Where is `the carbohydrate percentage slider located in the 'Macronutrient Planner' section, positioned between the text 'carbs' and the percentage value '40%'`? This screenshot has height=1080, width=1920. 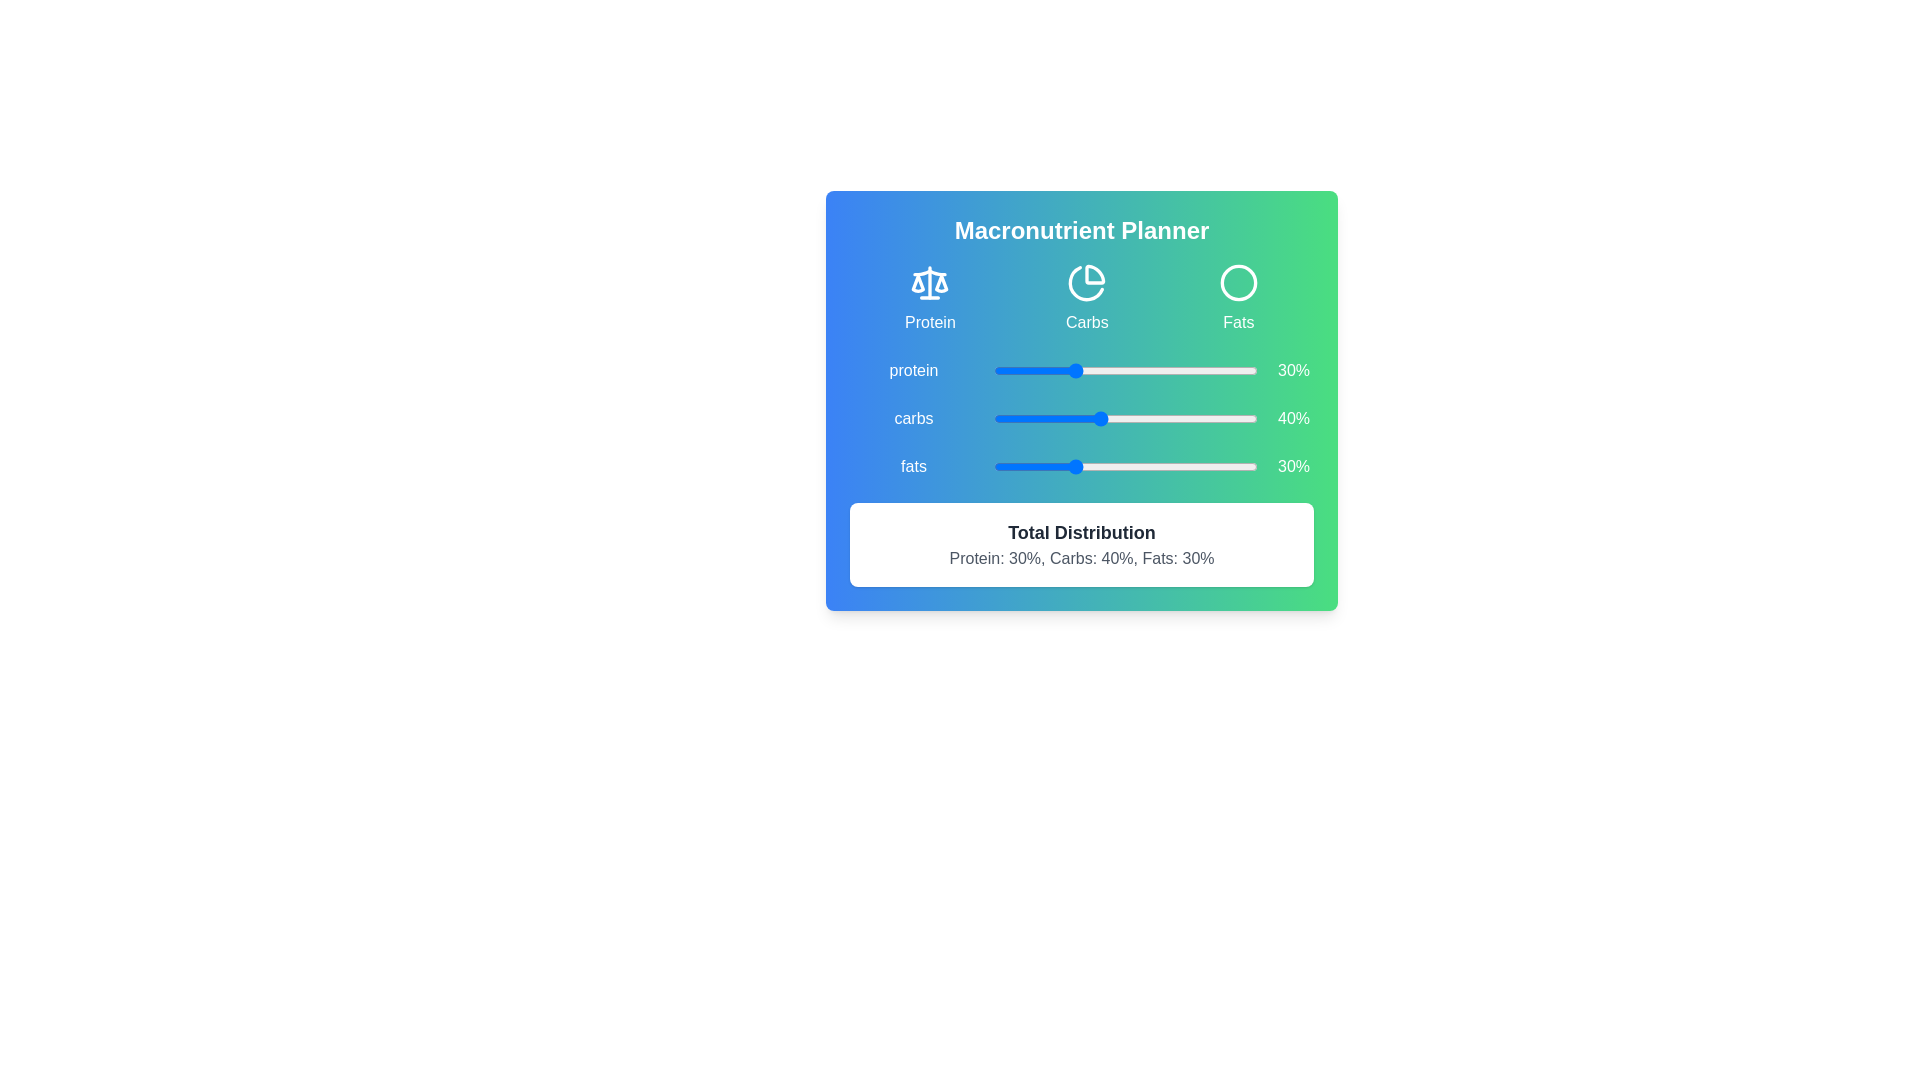 the carbohydrate percentage slider located in the 'Macronutrient Planner' section, positioned between the text 'carbs' and the percentage value '40%' is located at coordinates (1080, 401).